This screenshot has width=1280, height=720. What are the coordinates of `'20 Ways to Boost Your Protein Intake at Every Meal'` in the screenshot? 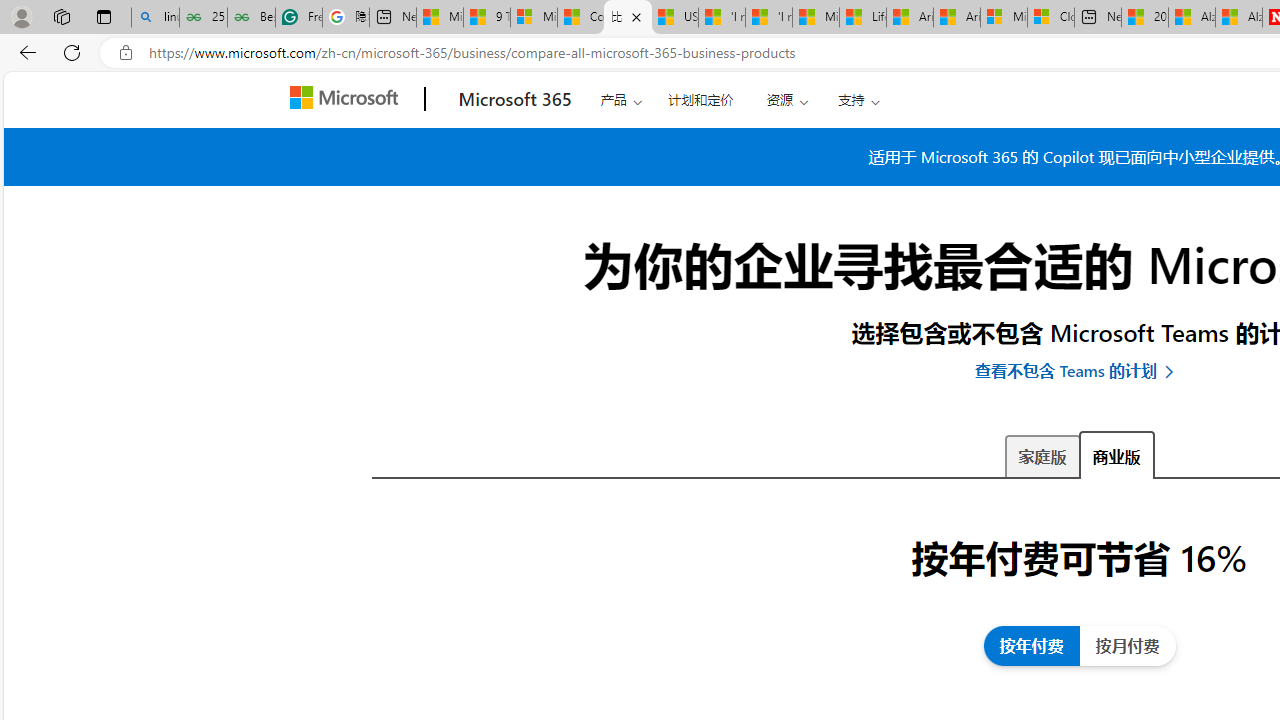 It's located at (1145, 17).